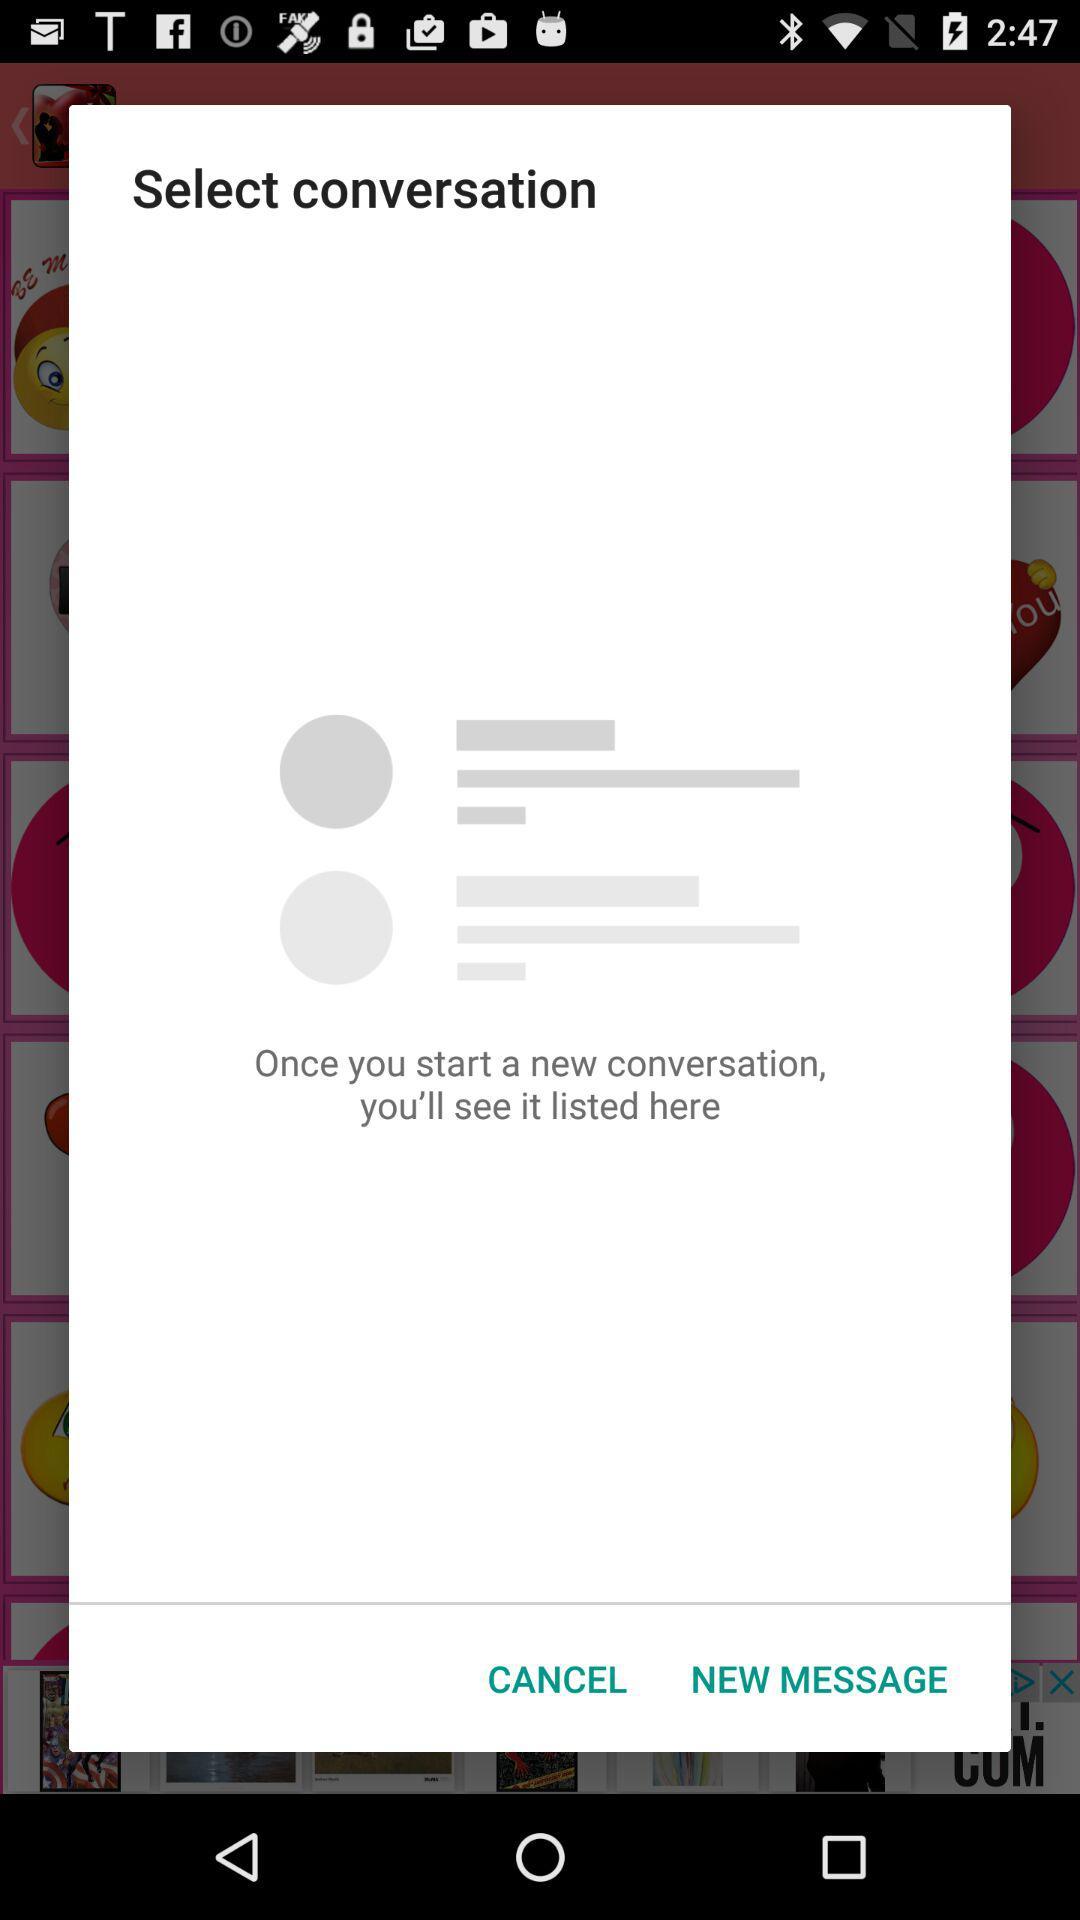 The image size is (1080, 1920). Describe the element at coordinates (557, 1678) in the screenshot. I see `the cancel` at that location.